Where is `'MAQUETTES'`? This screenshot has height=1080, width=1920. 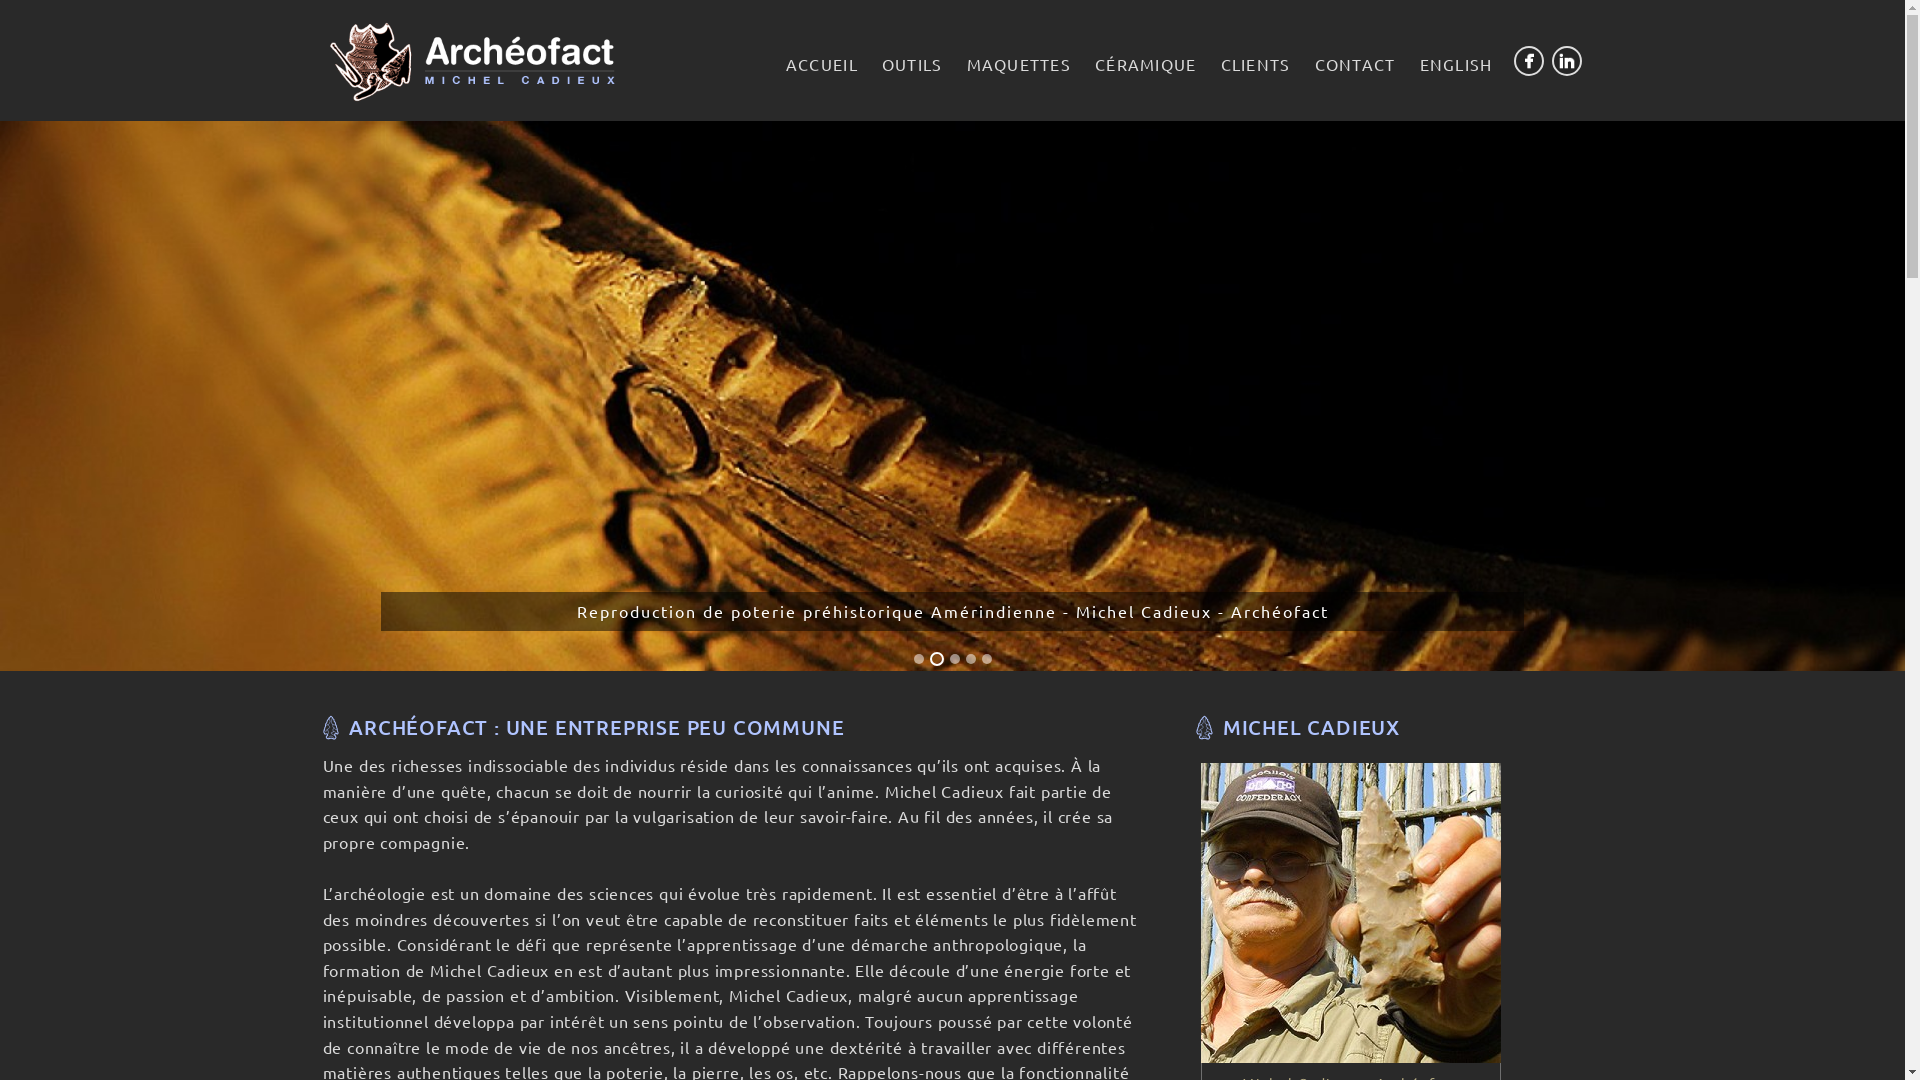 'MAQUETTES' is located at coordinates (954, 64).